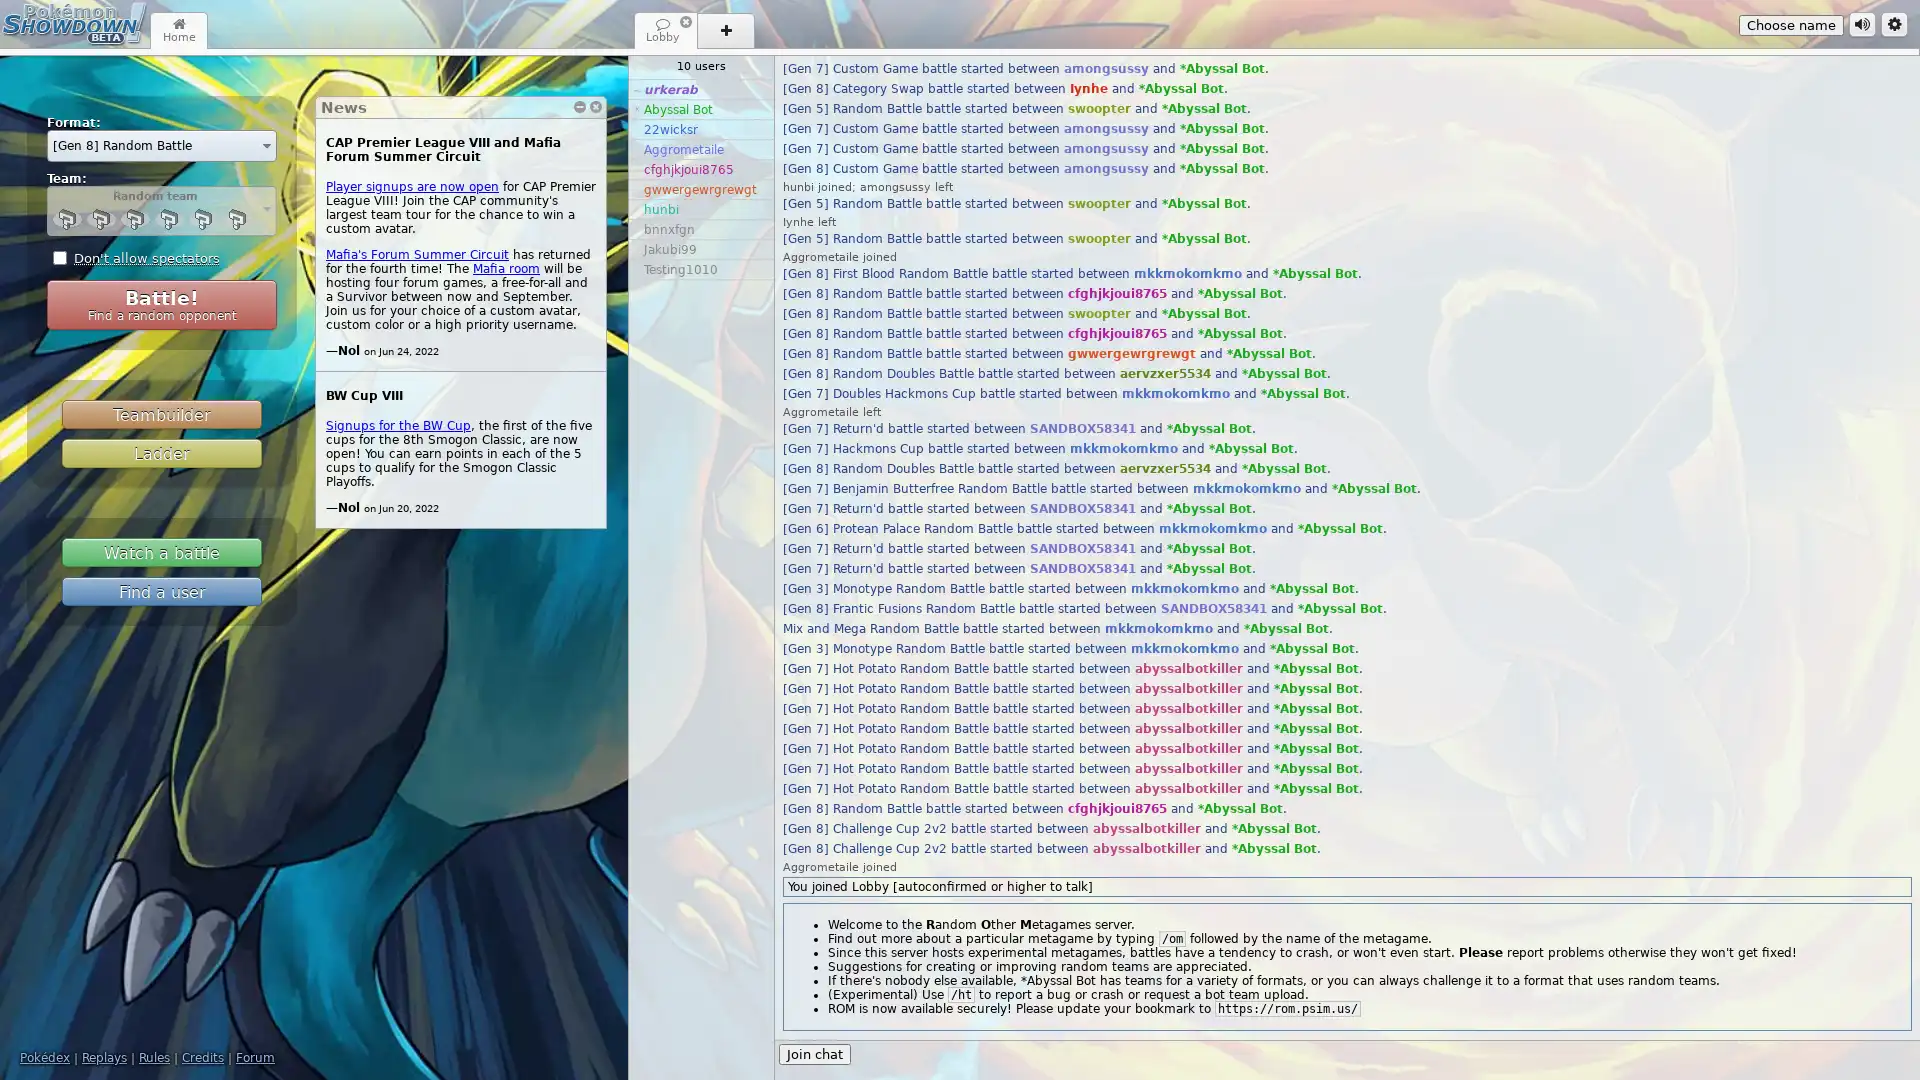  Describe the element at coordinates (162, 552) in the screenshot. I see `Watch a battle` at that location.